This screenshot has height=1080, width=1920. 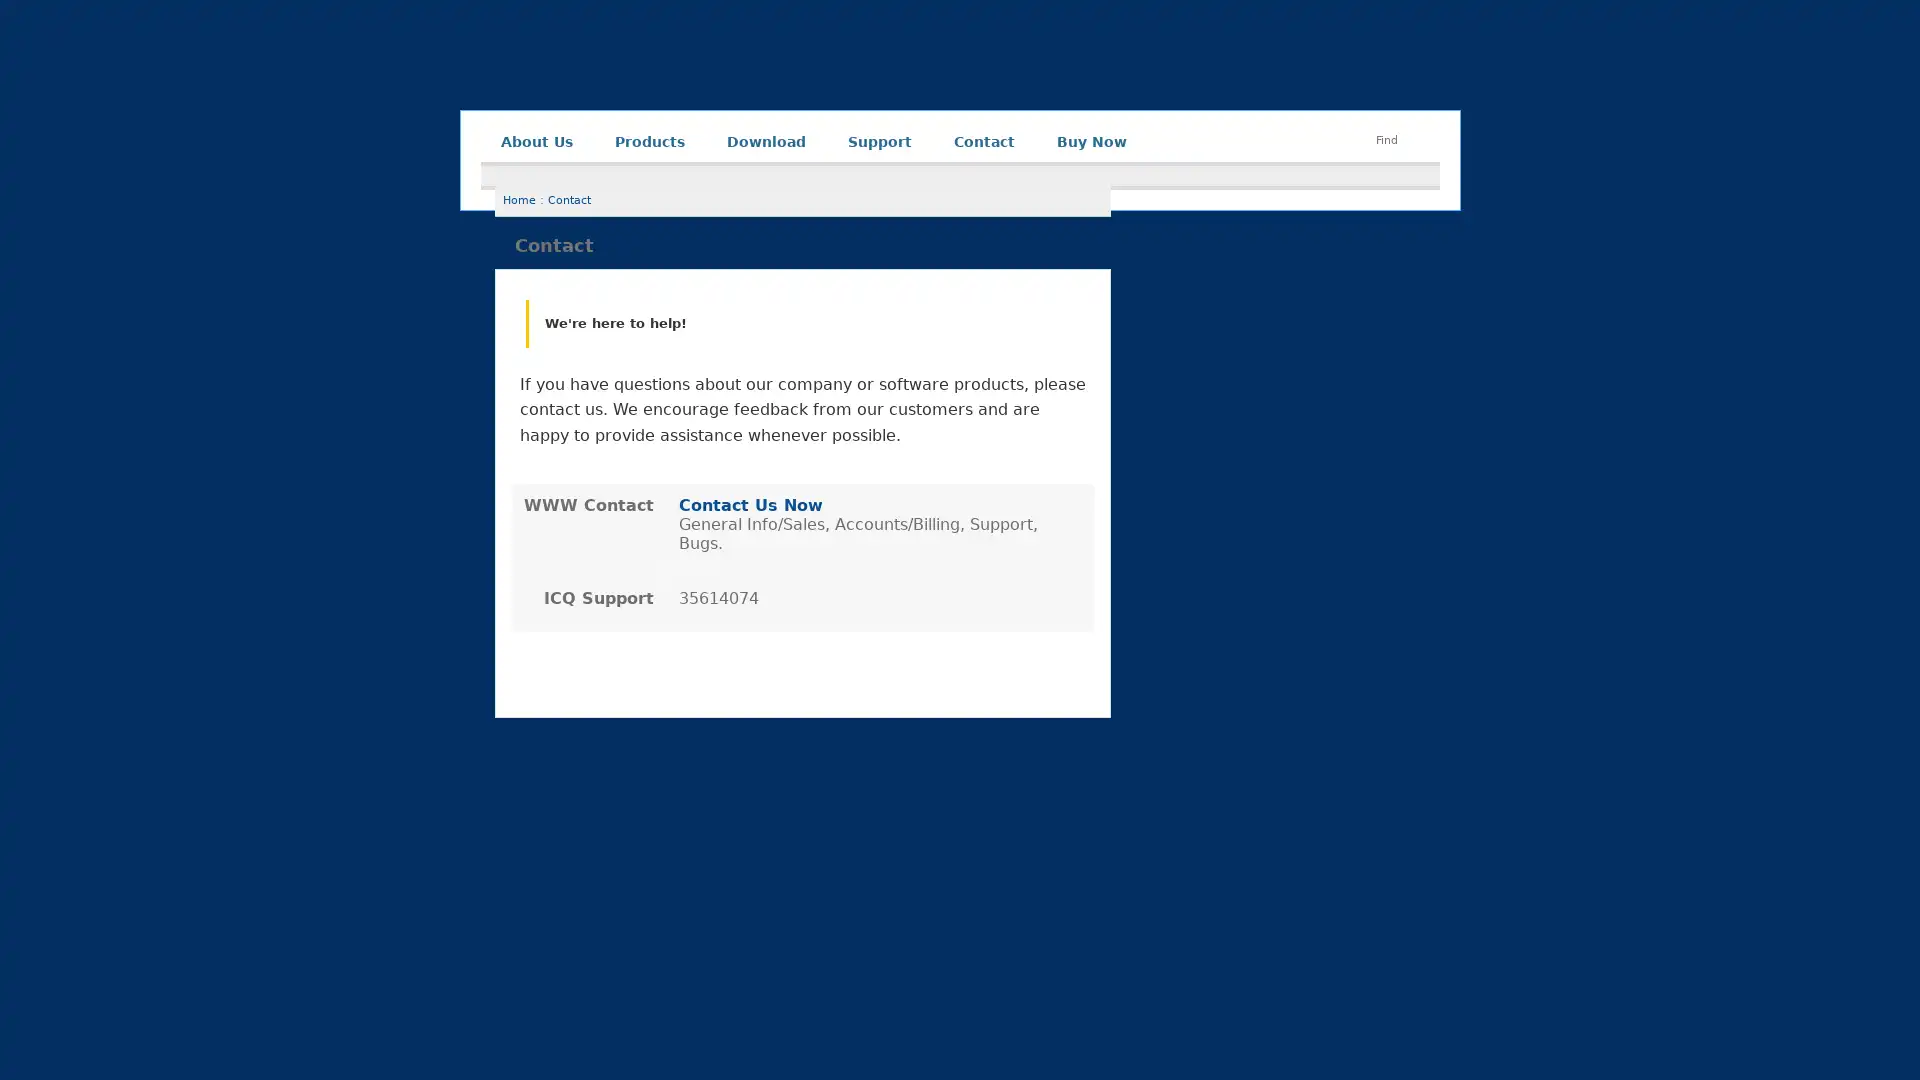 What do you see at coordinates (565, 901) in the screenshot?
I see `Highlight code` at bounding box center [565, 901].